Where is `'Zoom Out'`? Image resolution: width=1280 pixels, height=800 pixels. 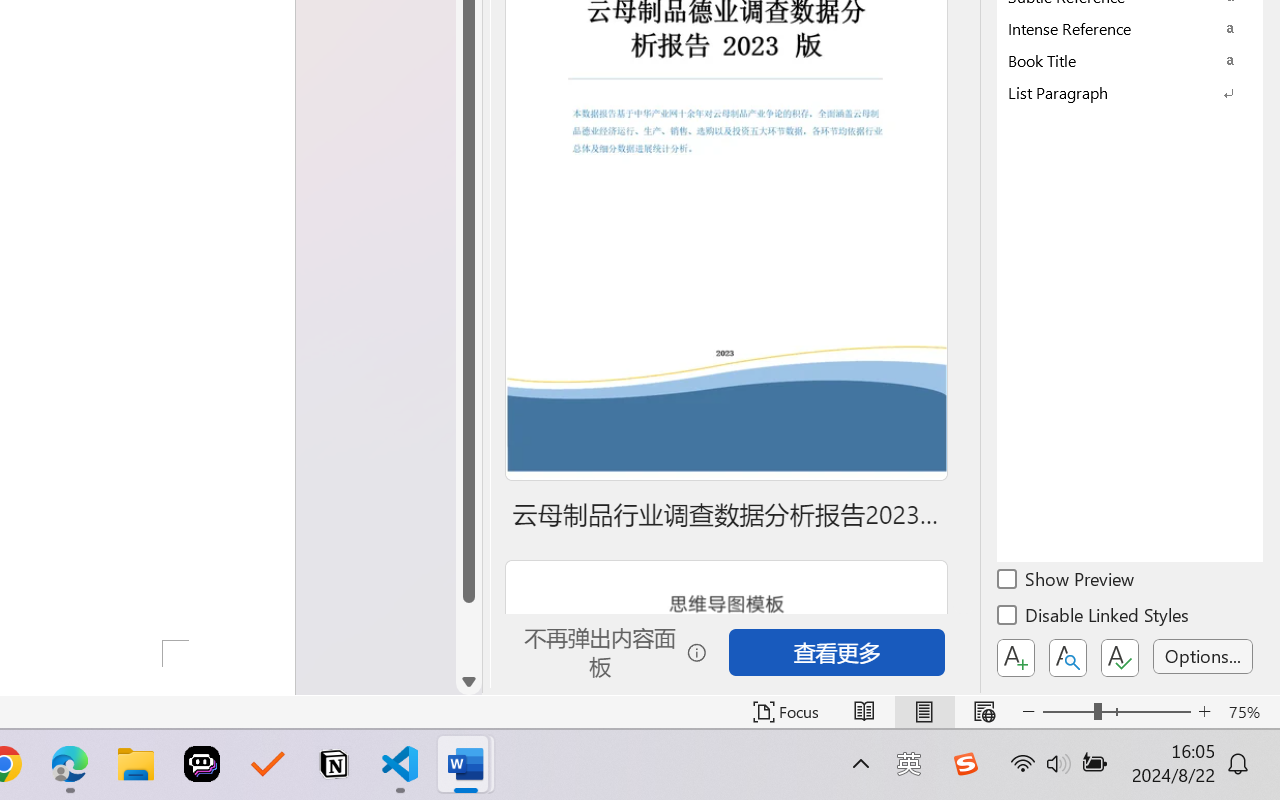 'Zoom Out' is located at coordinates (1067, 711).